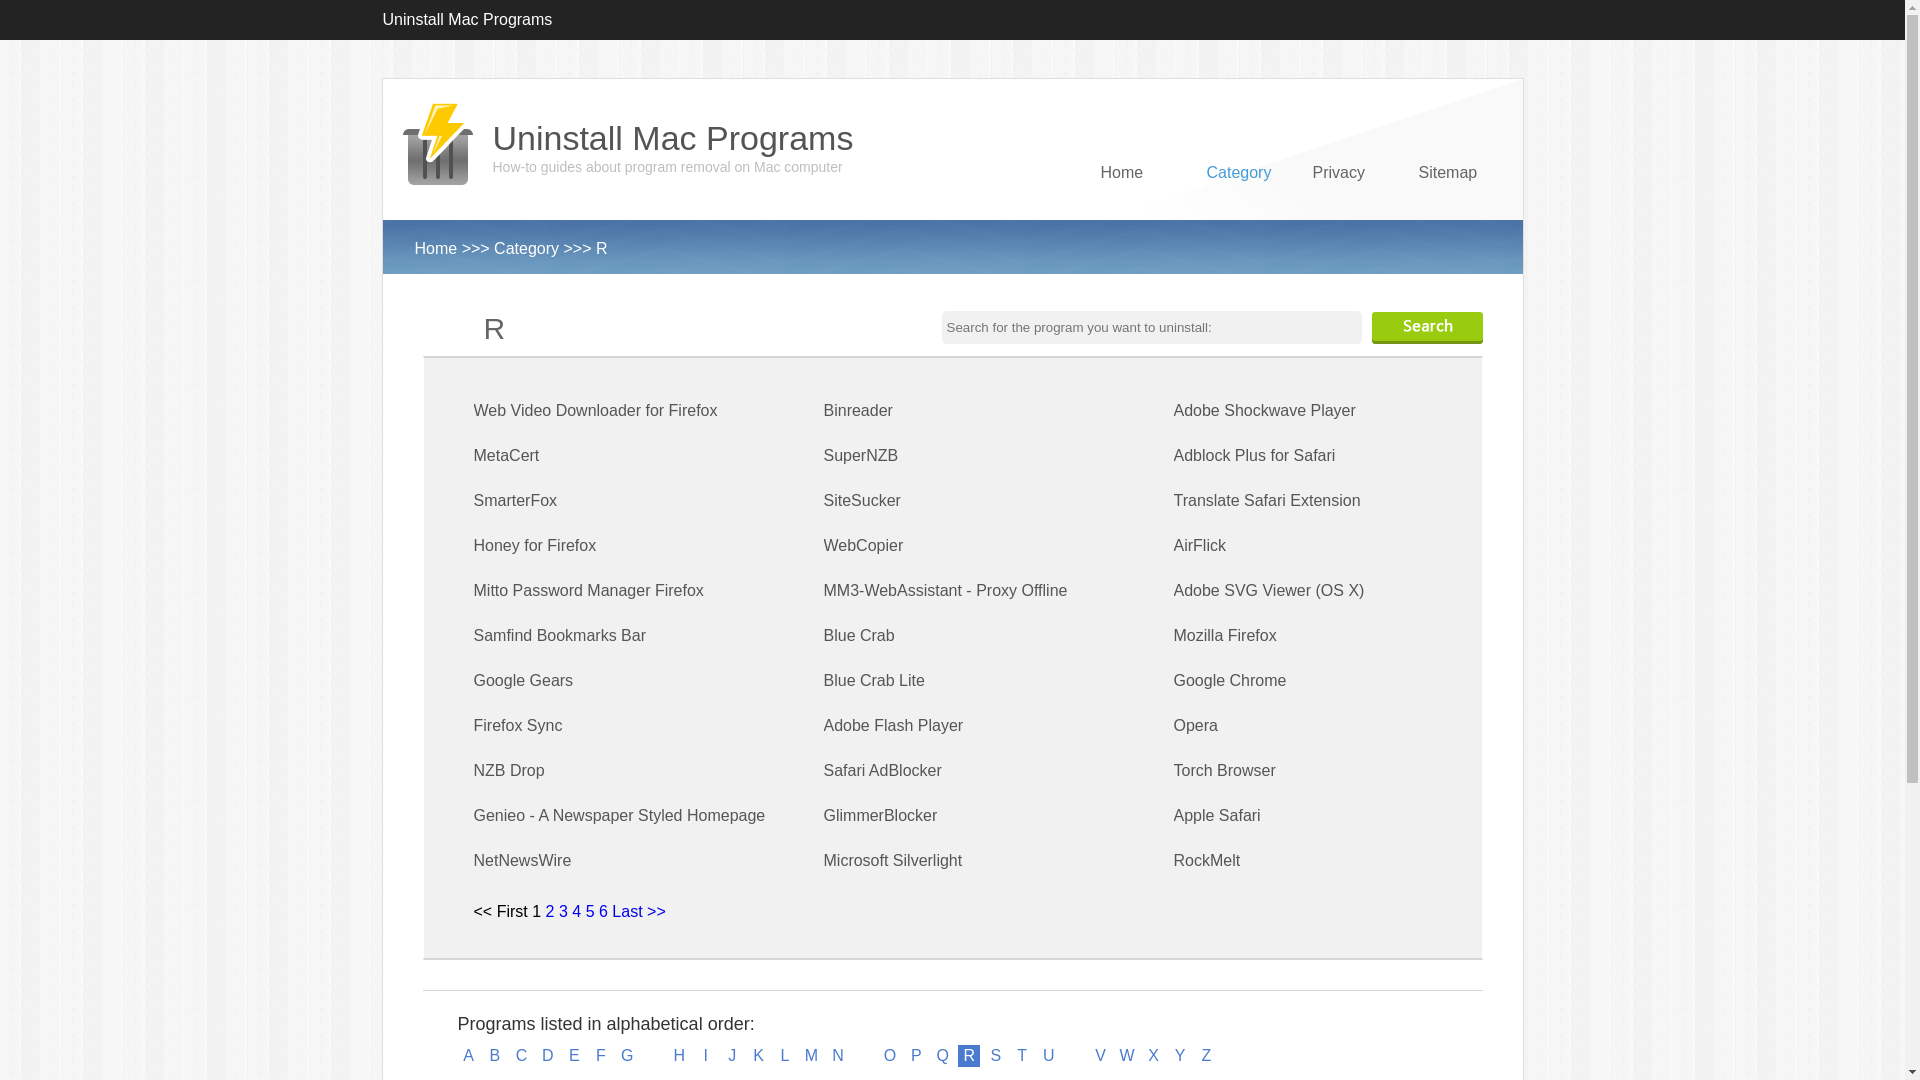 This screenshot has width=1920, height=1080. I want to click on 'A', so click(468, 1055).